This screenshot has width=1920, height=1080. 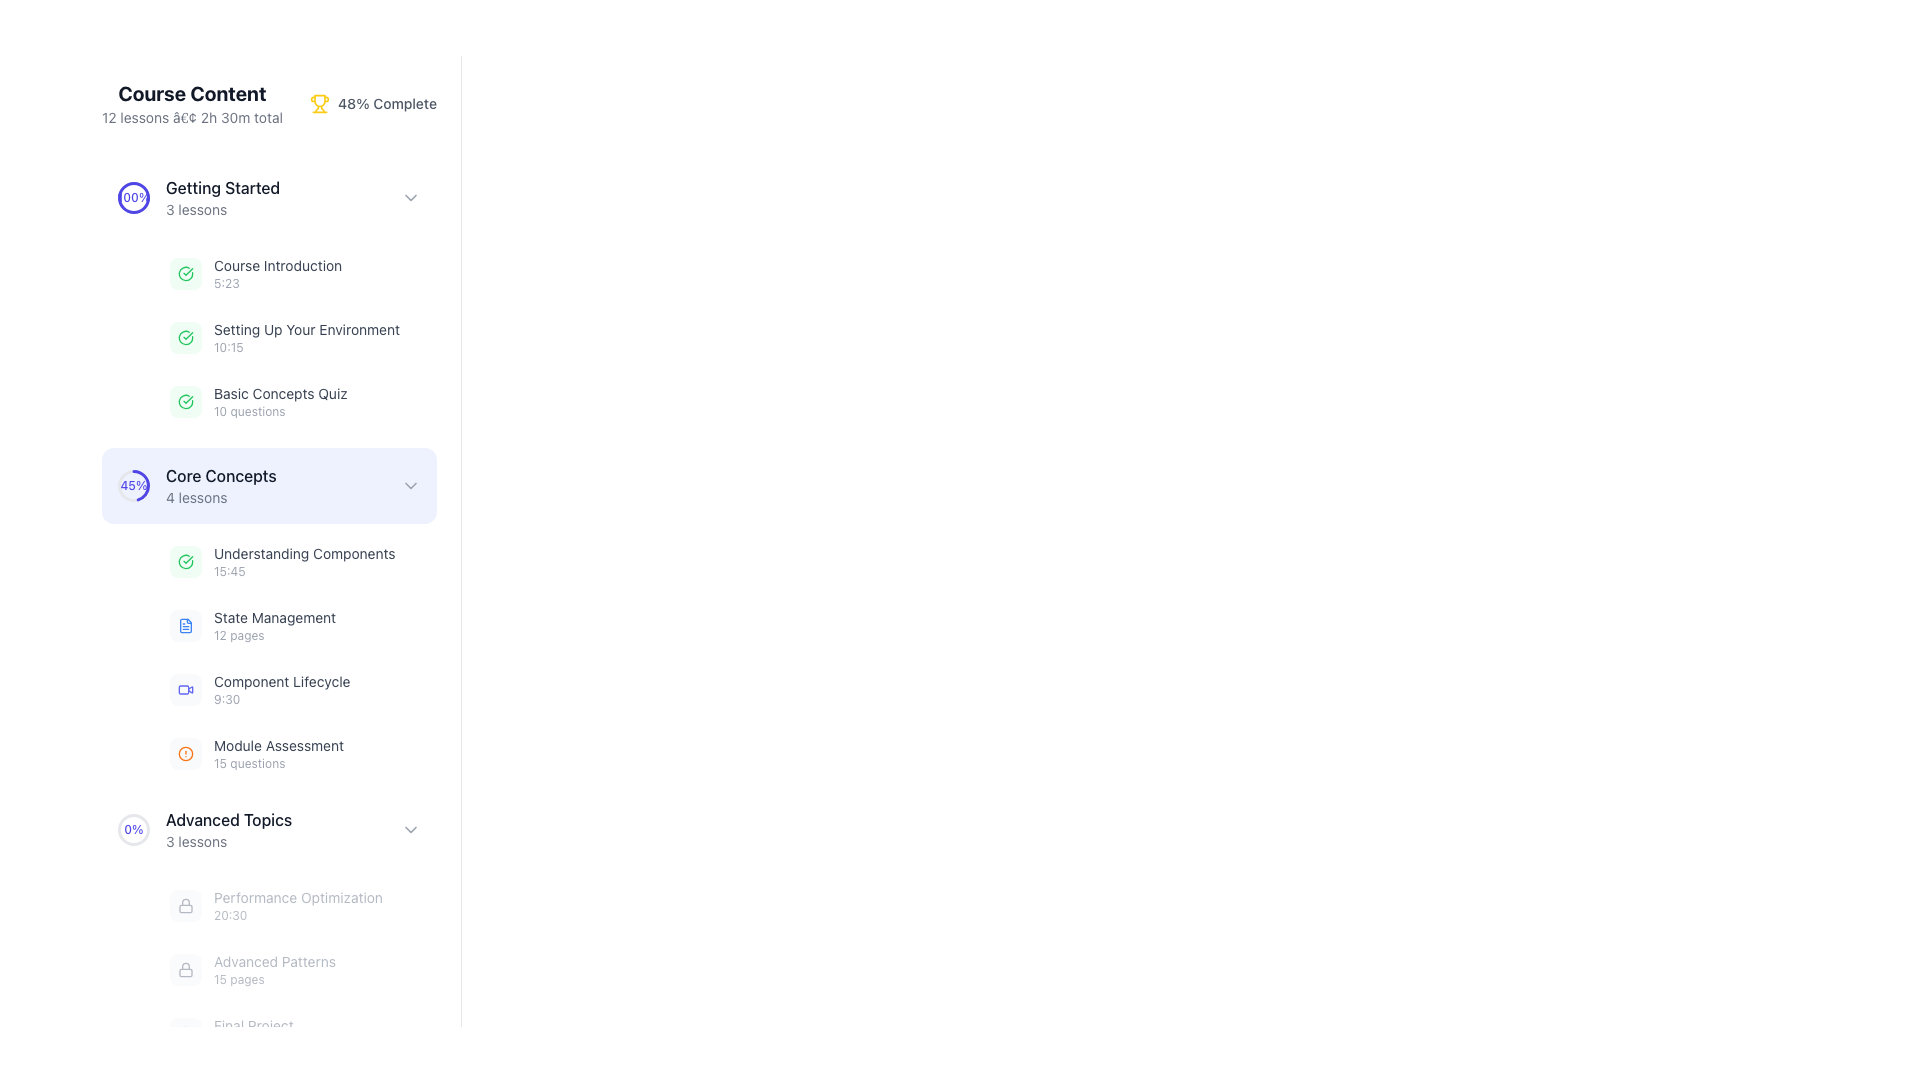 I want to click on the third entry under the 'Getting Started' section of the learning material quiz, so click(x=296, y=401).